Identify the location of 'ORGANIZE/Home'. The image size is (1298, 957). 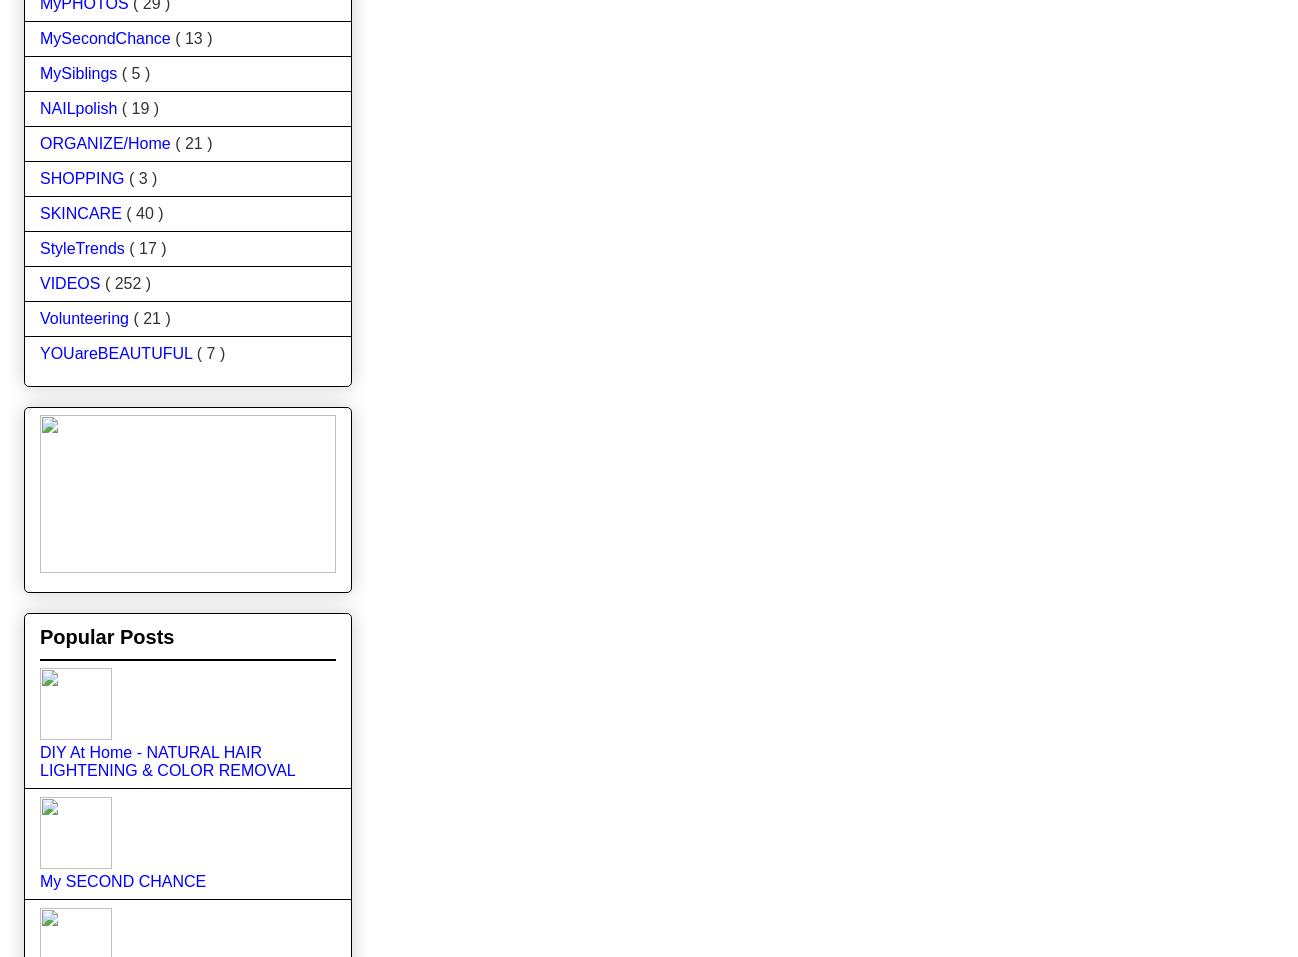
(107, 142).